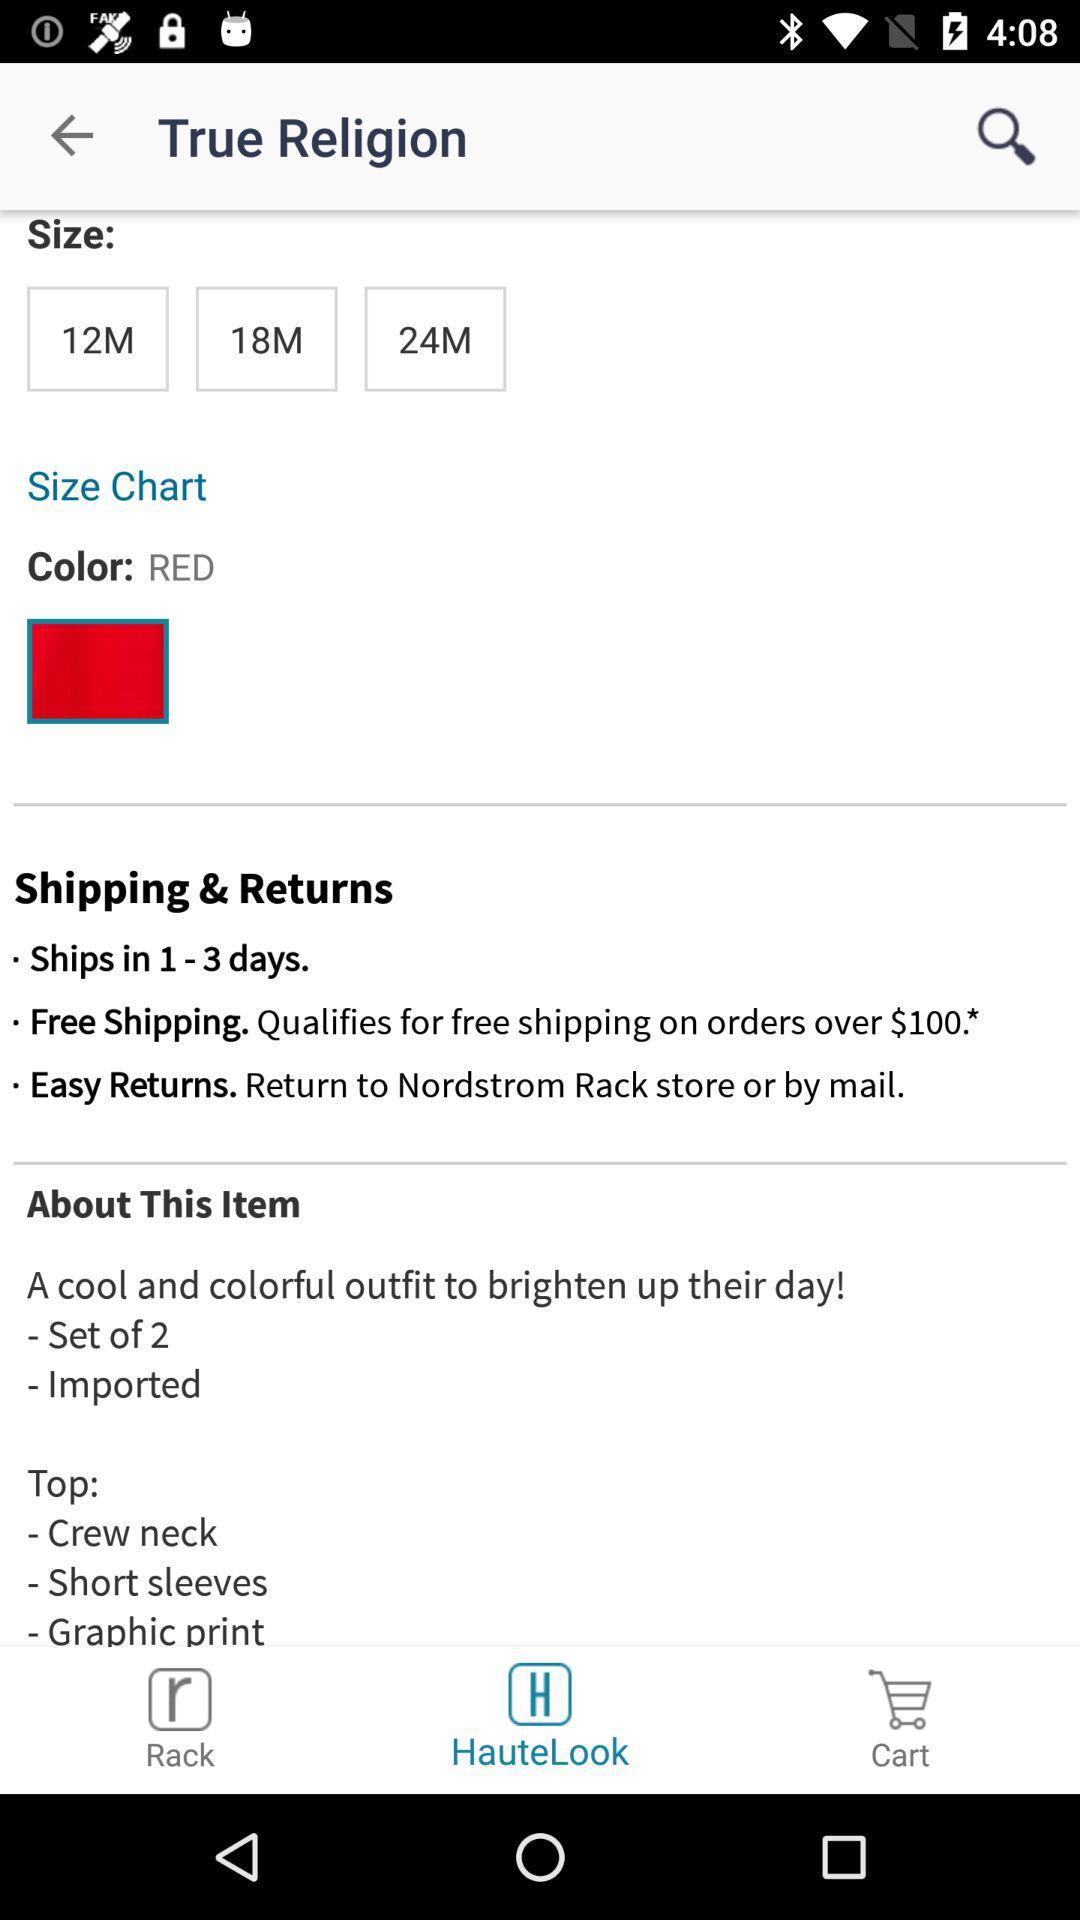 The width and height of the screenshot is (1080, 1920). Describe the element at coordinates (265, 339) in the screenshot. I see `icon next to 24m icon` at that location.